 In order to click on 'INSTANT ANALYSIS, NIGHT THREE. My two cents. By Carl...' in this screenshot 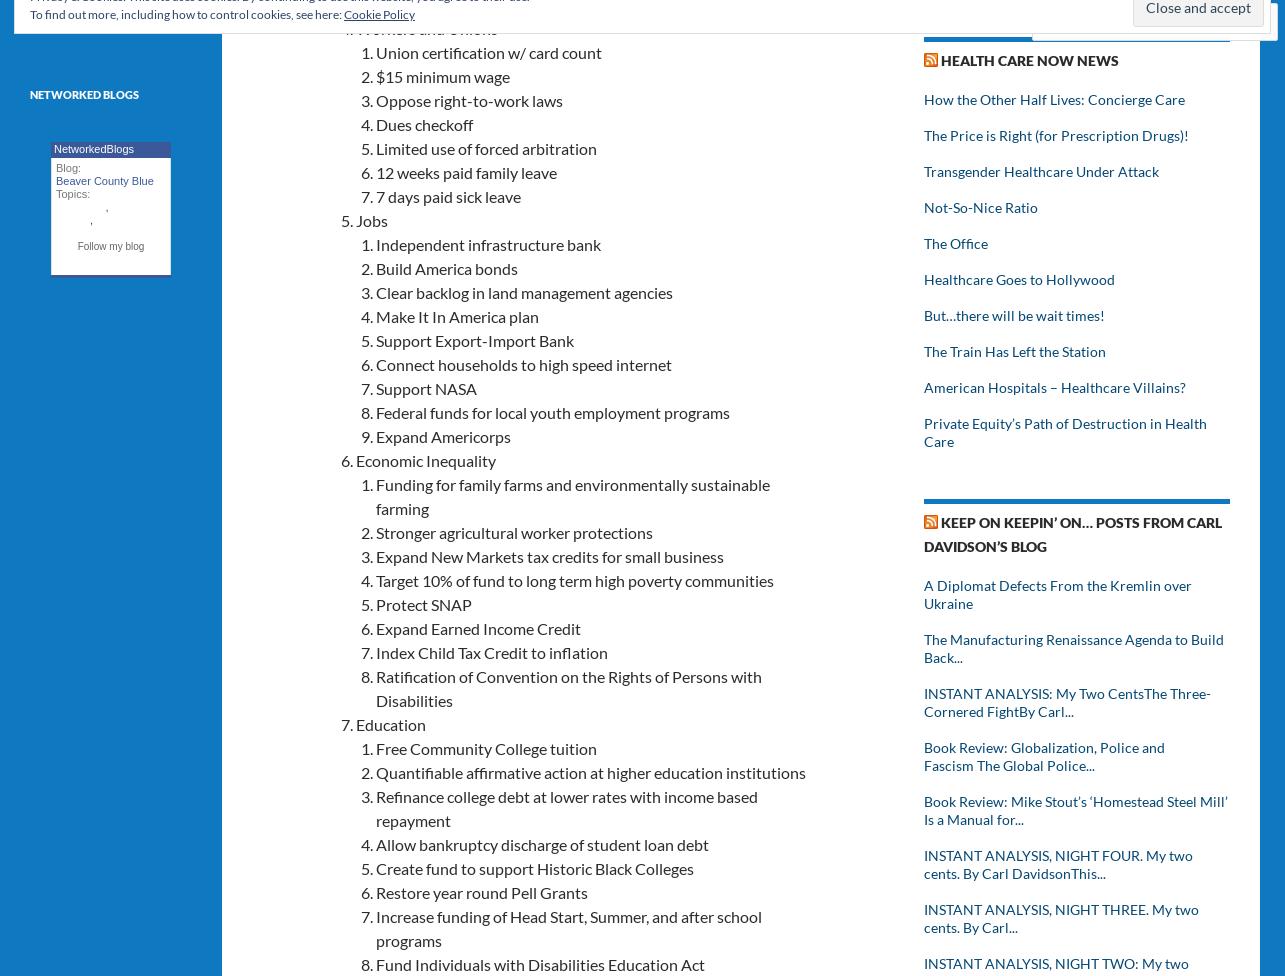, I will do `click(924, 917)`.